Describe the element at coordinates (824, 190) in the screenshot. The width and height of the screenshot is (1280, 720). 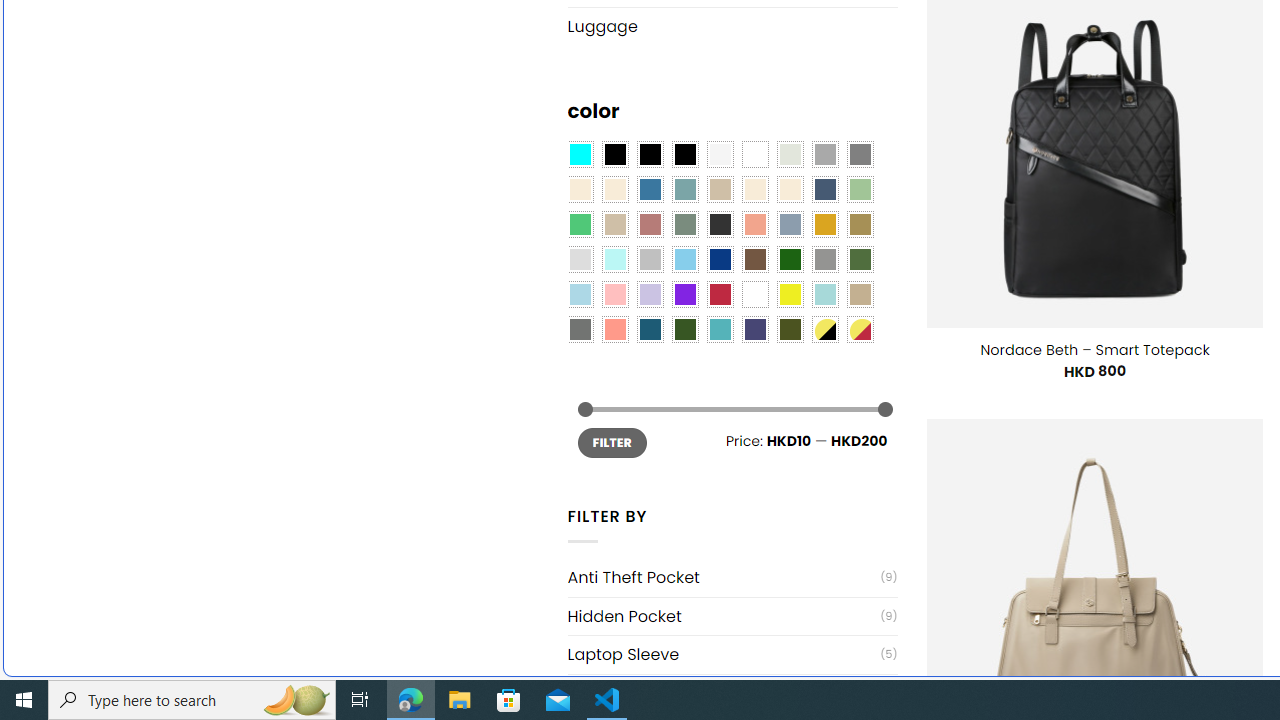
I see `'Hale Navy'` at that location.